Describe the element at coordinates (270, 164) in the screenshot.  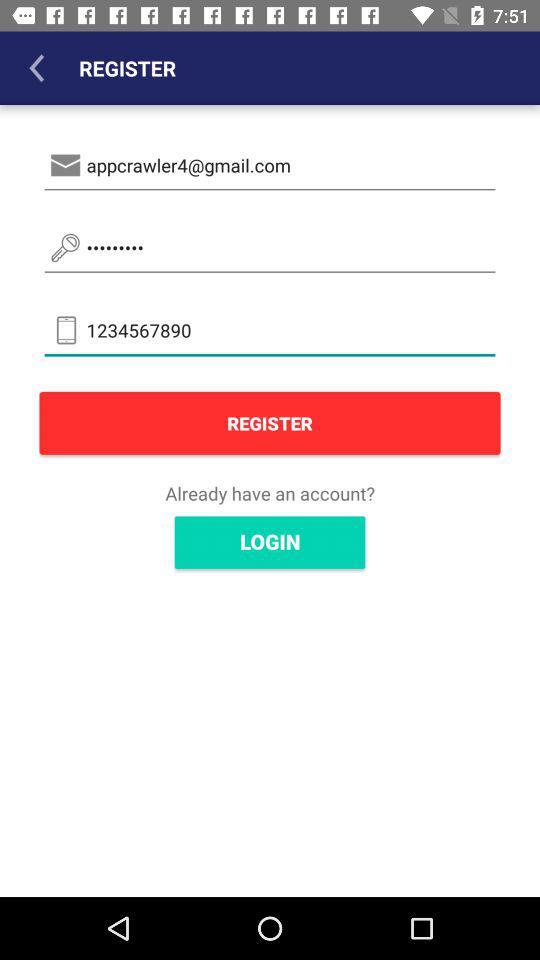
I see `appcrawler4@gmail.com icon` at that location.